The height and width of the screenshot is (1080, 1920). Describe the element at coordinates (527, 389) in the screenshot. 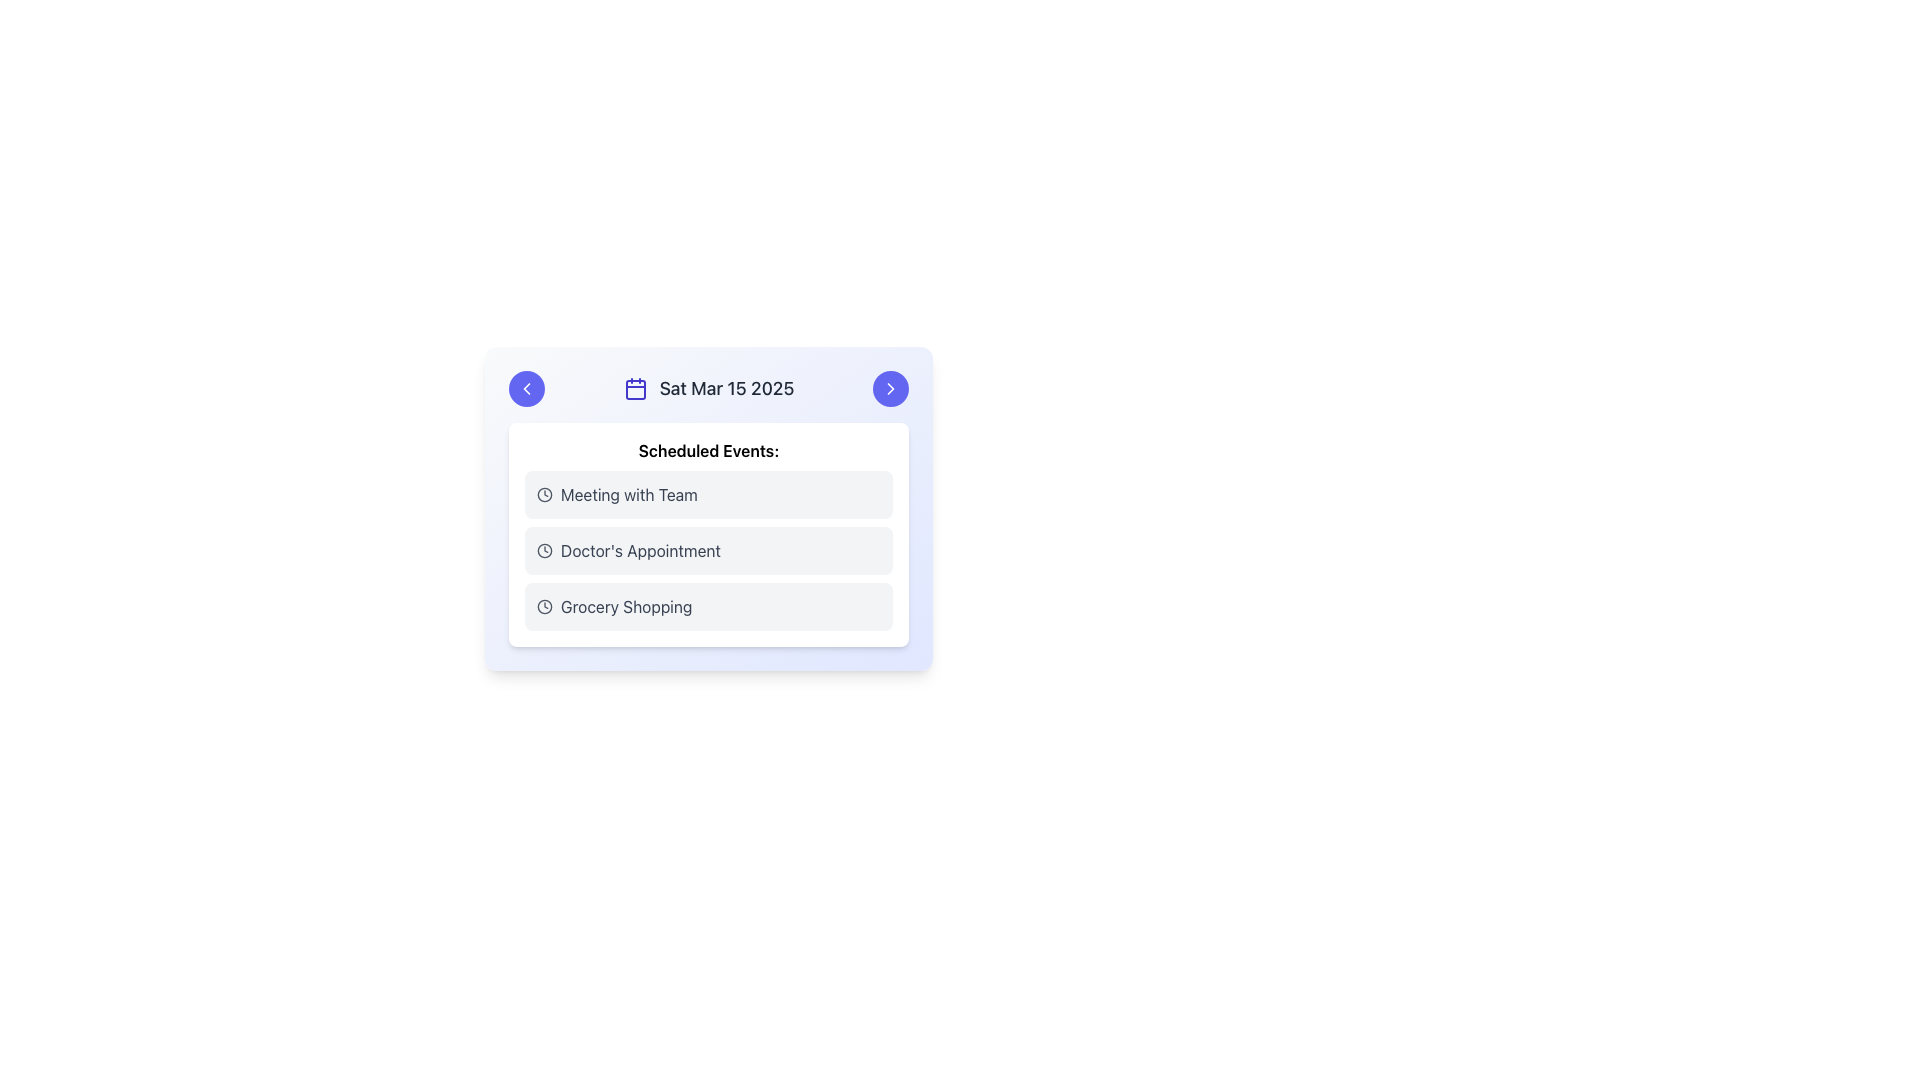

I see `the leftward chevron arrow icon in the top-left corner of the highlighted header panel, which is part of the navigation control next to the date 'Sat Mar 15 2025.'` at that location.